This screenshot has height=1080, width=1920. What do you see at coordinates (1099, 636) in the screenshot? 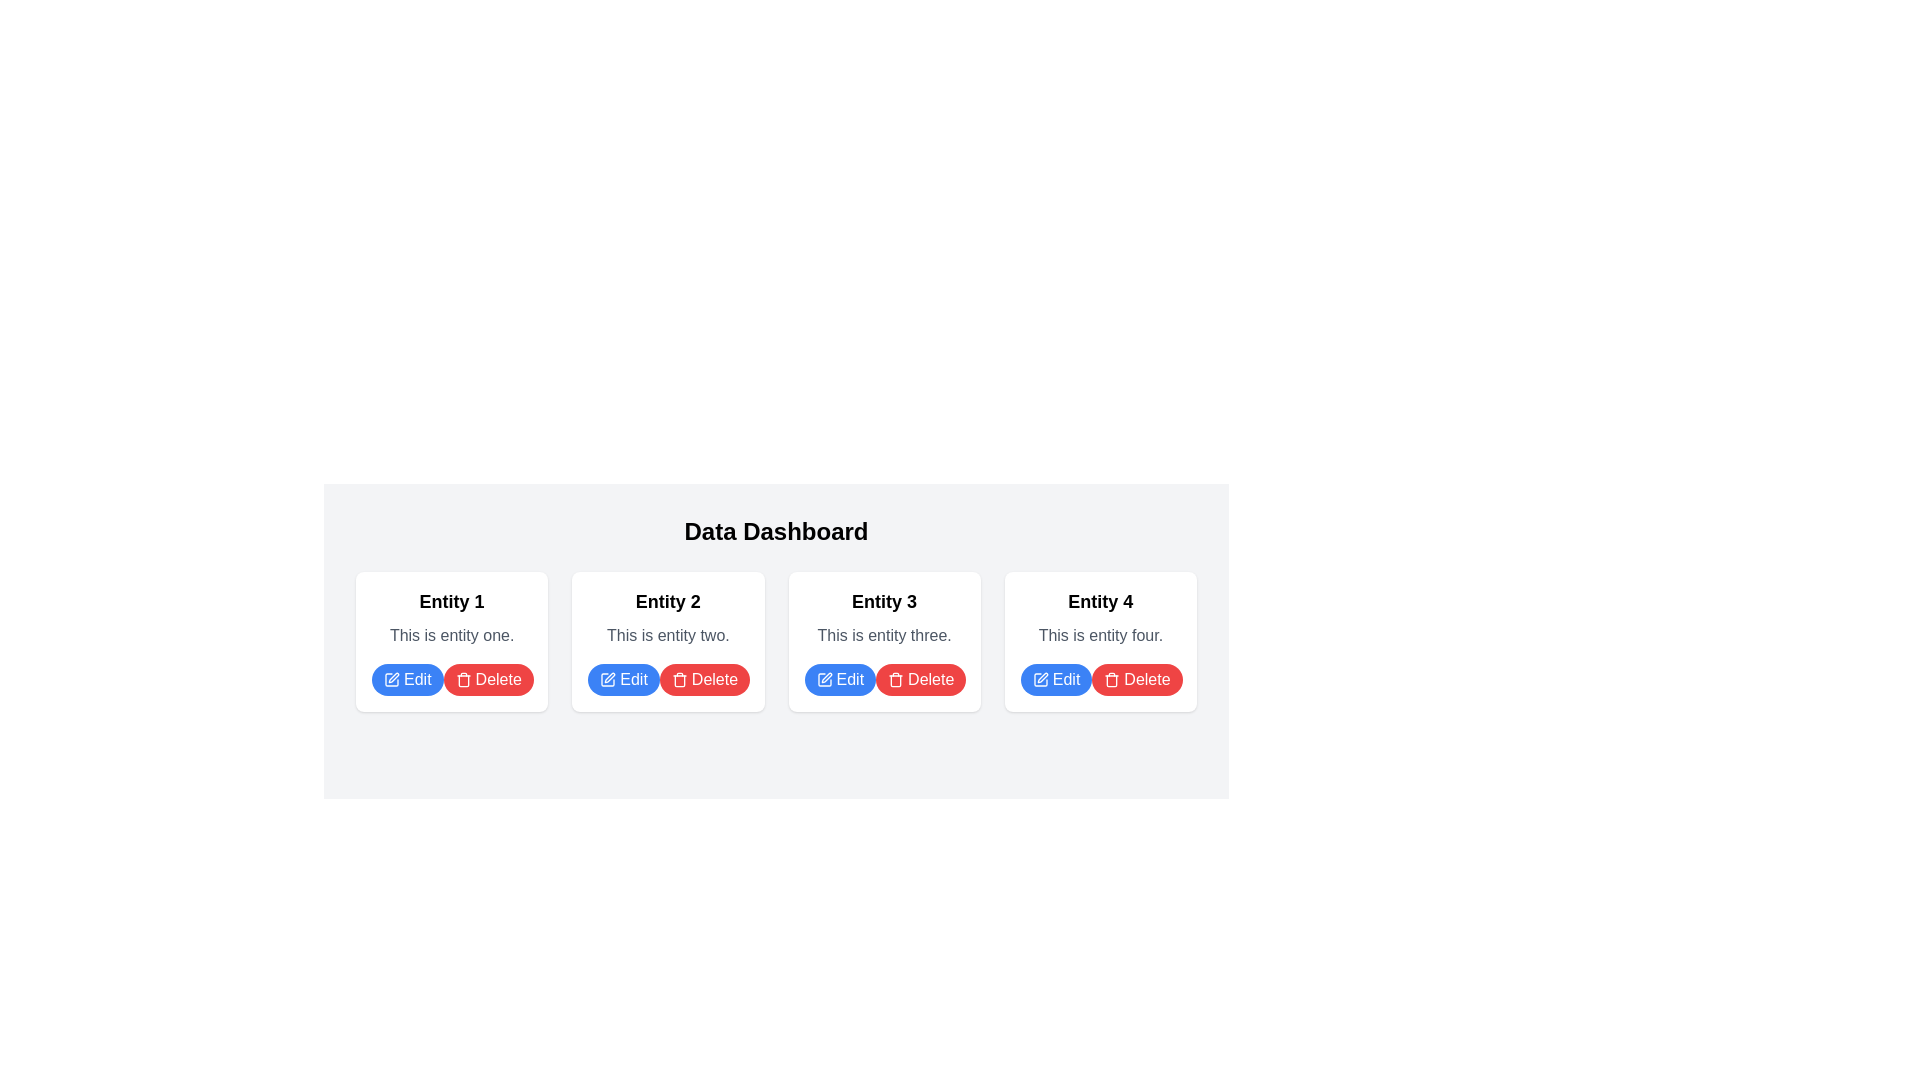
I see `the text label reading 'This is entity four.' located below the heading 'Entity 4' within the card layout` at bounding box center [1099, 636].